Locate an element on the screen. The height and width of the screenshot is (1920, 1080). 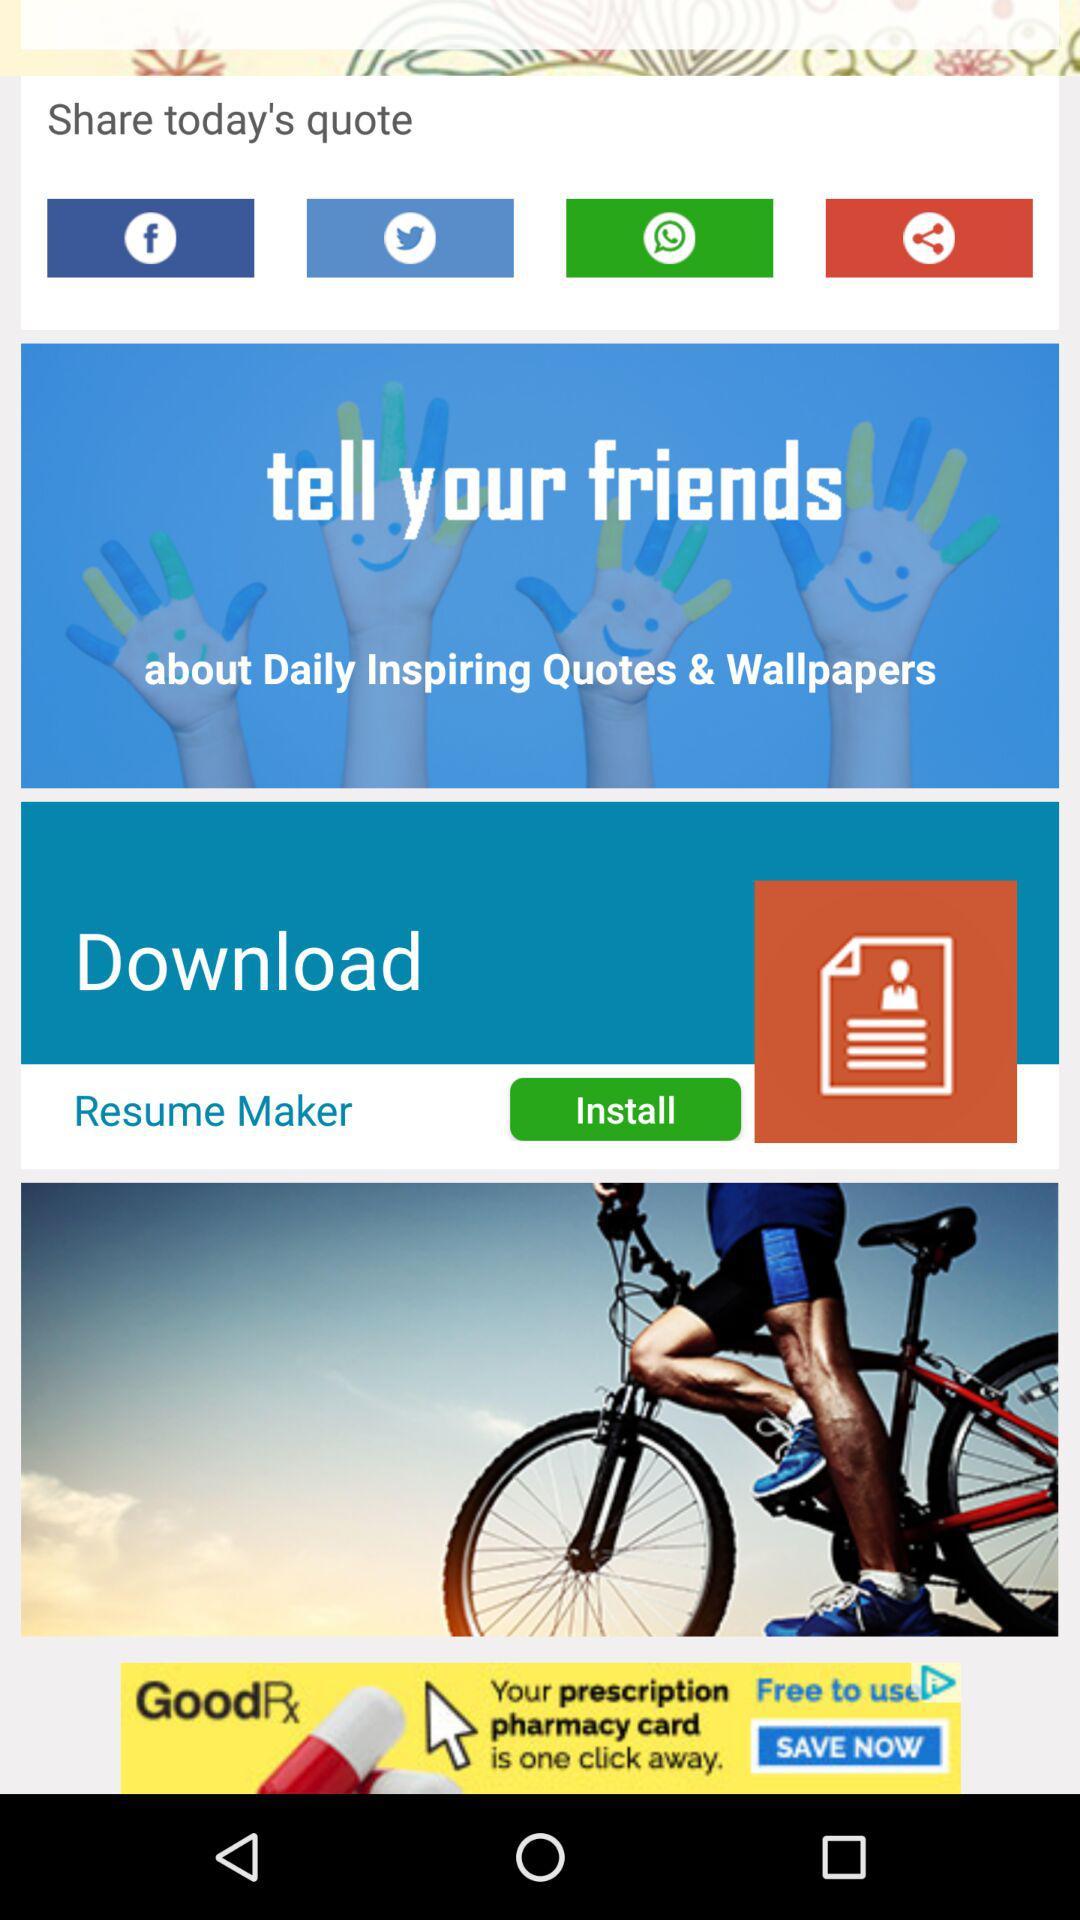
share the articles is located at coordinates (929, 238).